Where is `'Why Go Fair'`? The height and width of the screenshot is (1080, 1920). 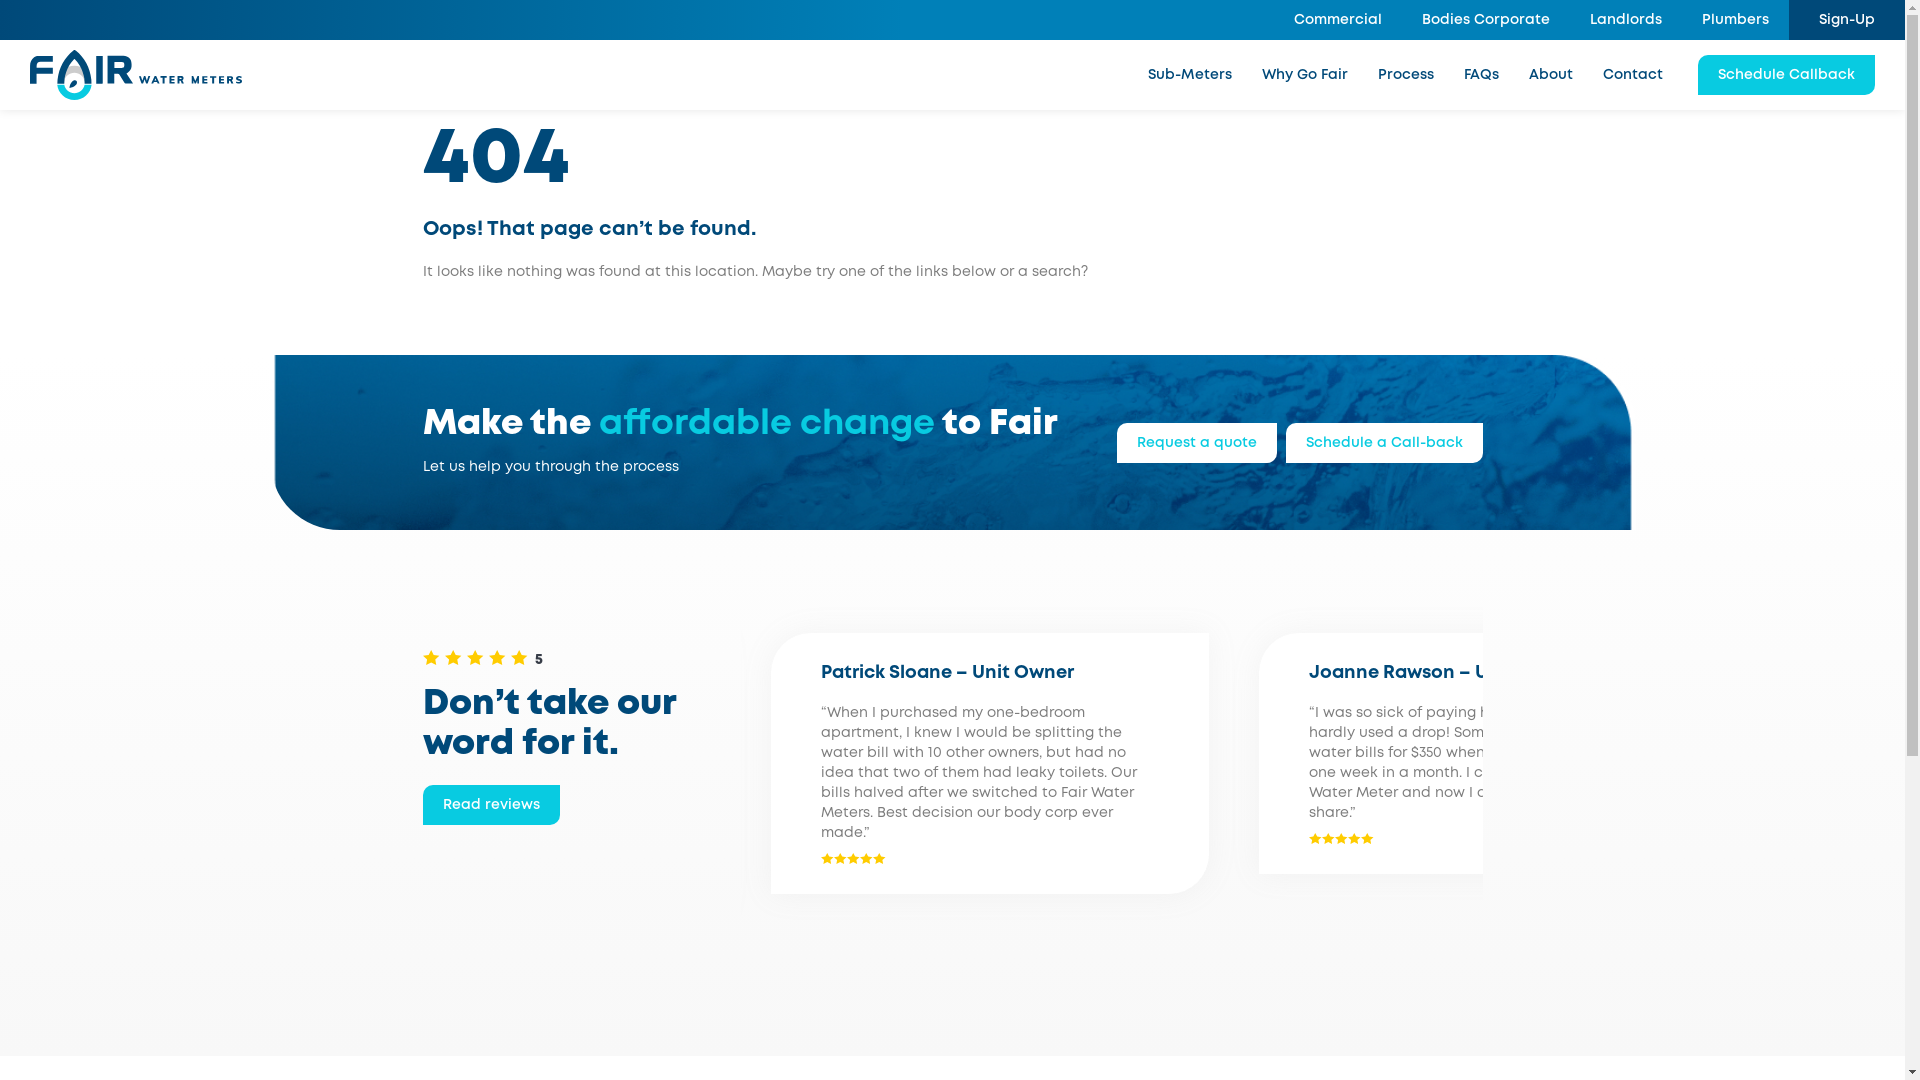 'Why Go Fair' is located at coordinates (1305, 73).